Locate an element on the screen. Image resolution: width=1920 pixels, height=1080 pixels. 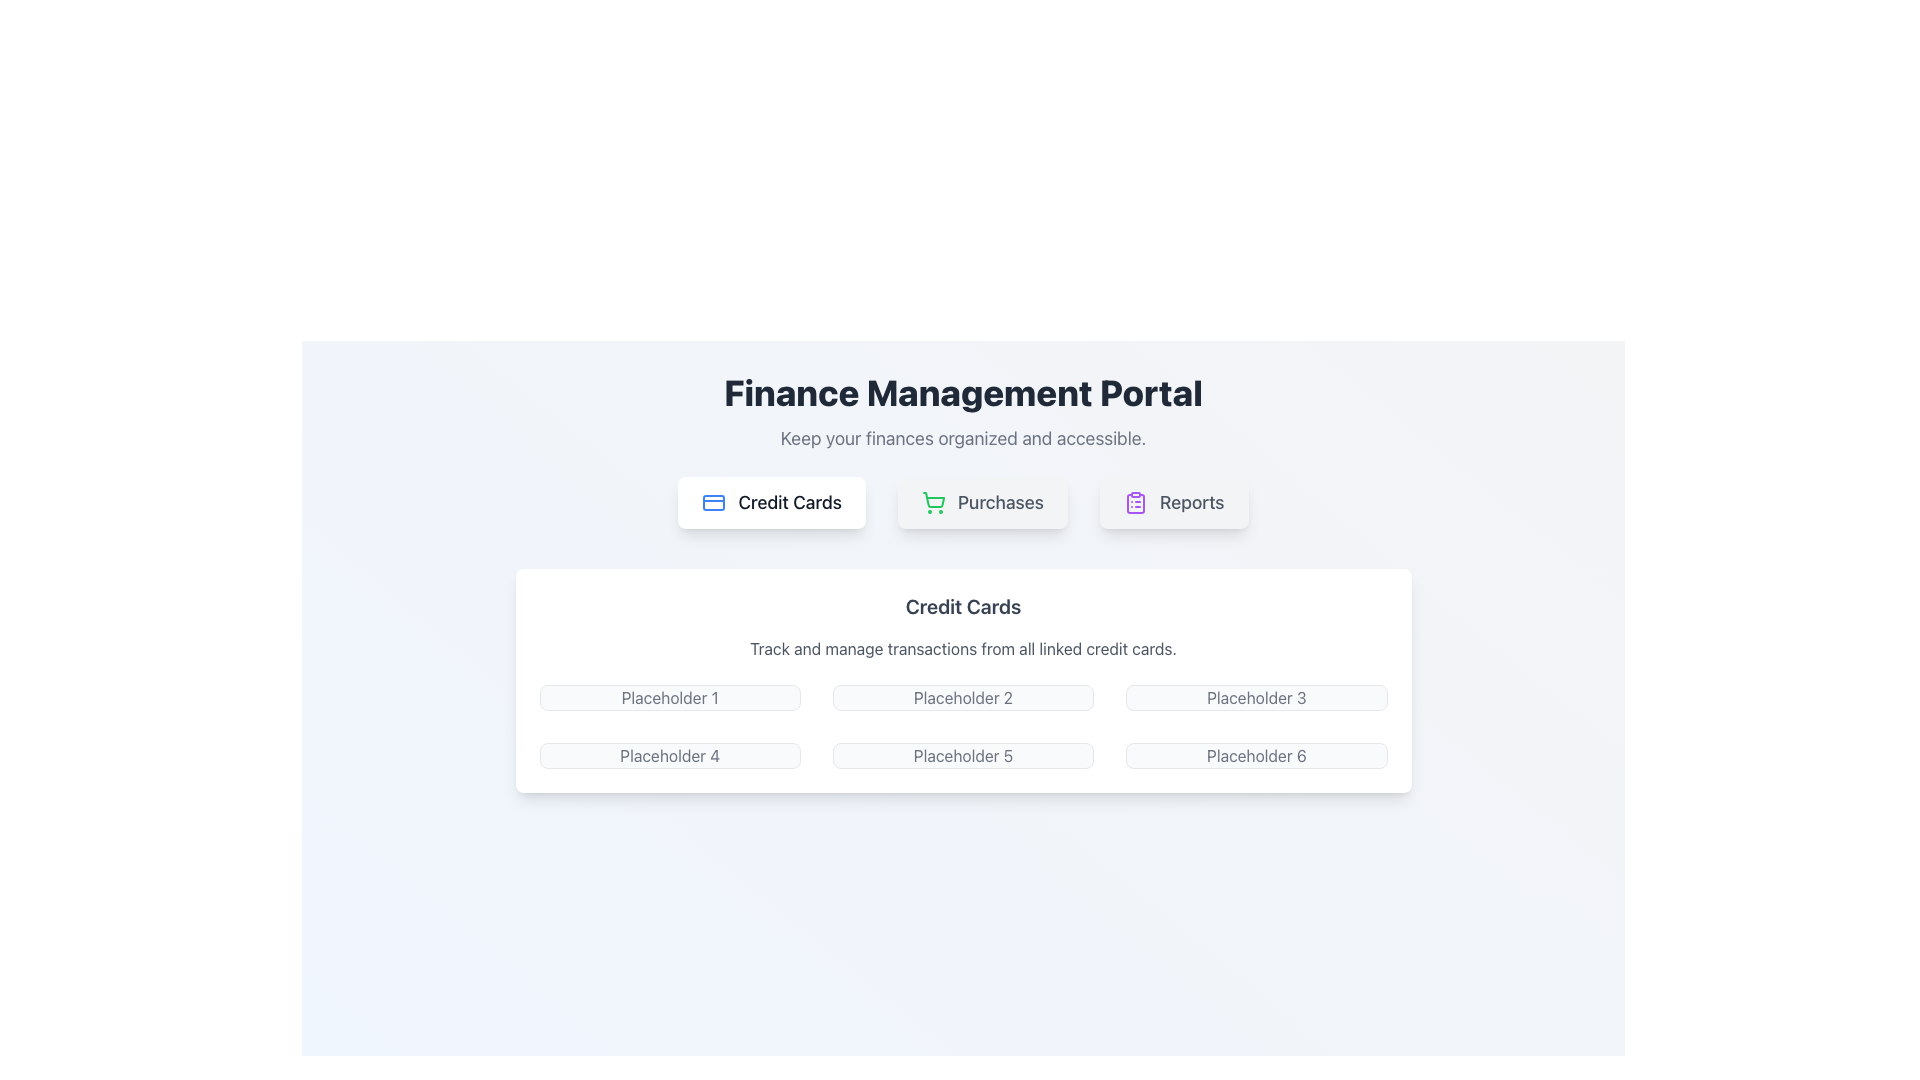
the Text header with description located at the top of the visible content area, which provides an overview of the portal's purpose and utility is located at coordinates (963, 411).